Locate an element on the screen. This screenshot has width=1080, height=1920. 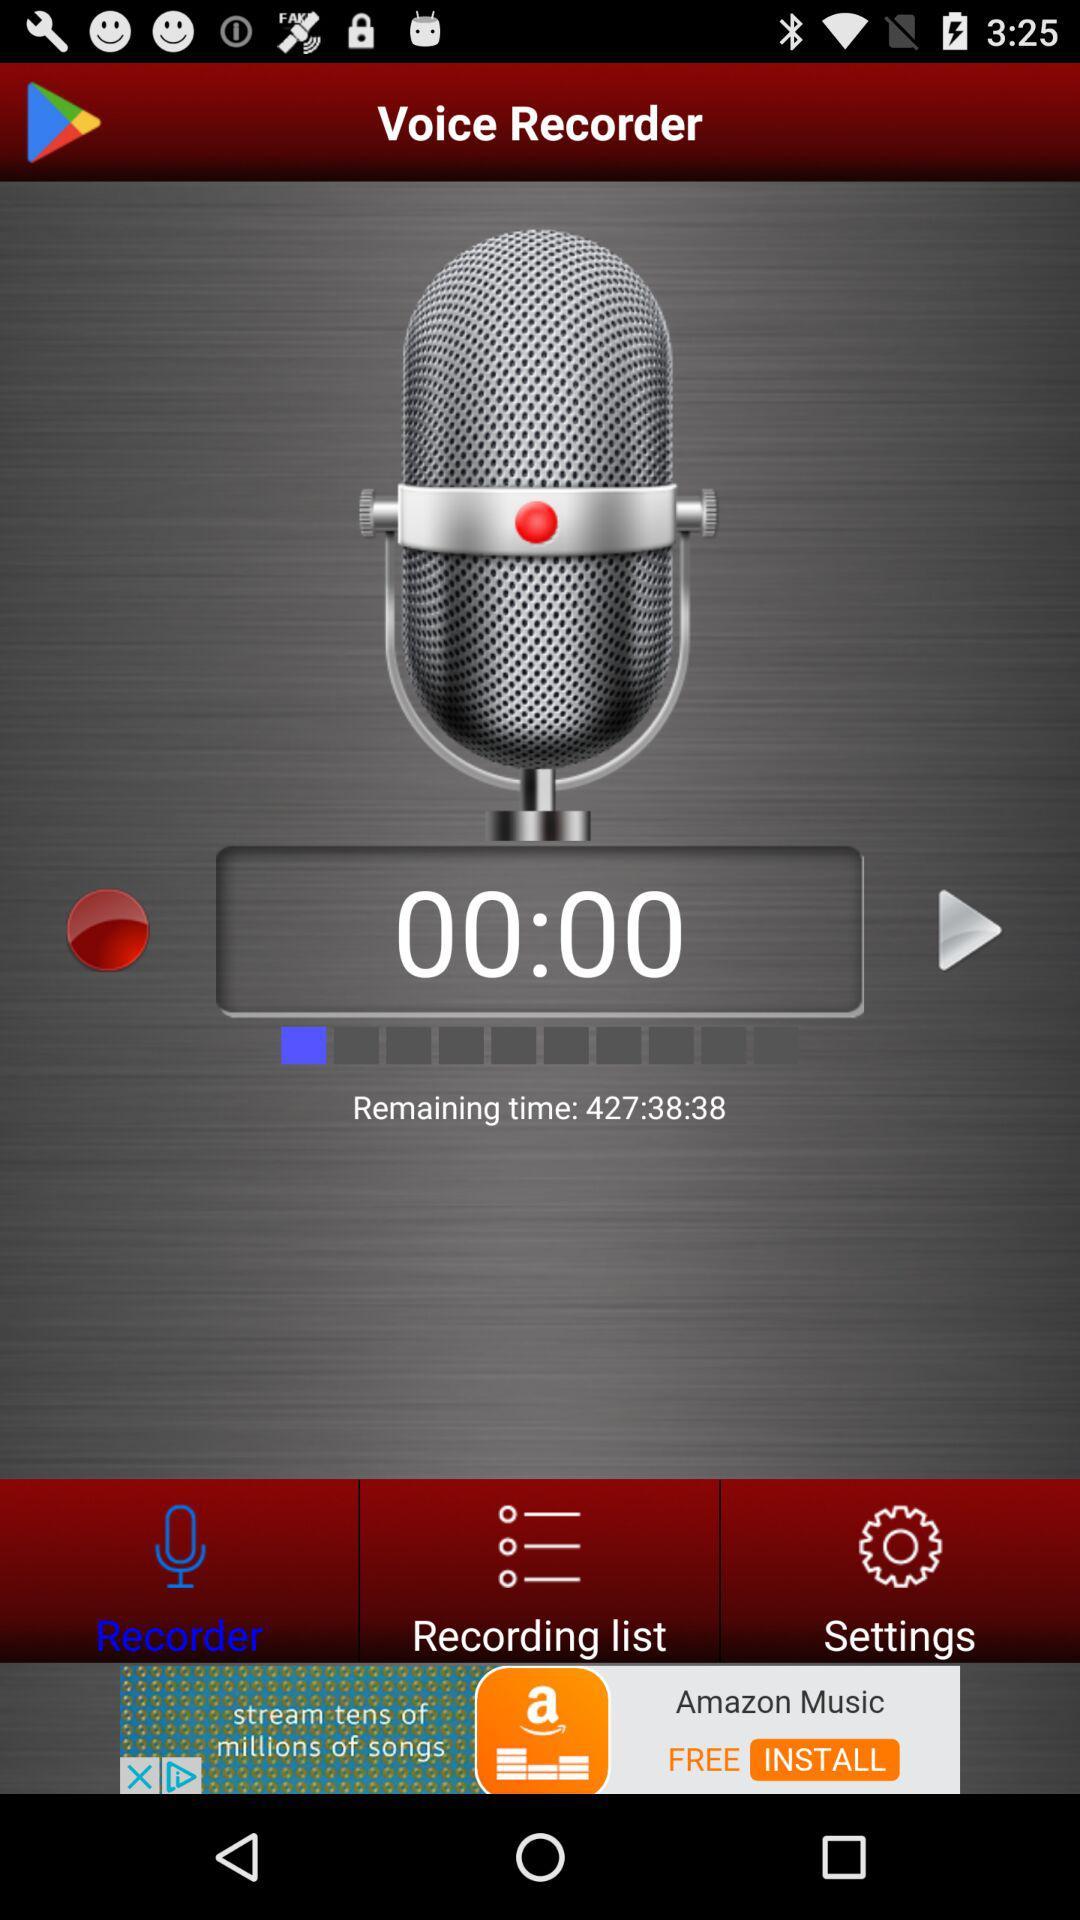
voice recorder start button is located at coordinates (108, 929).